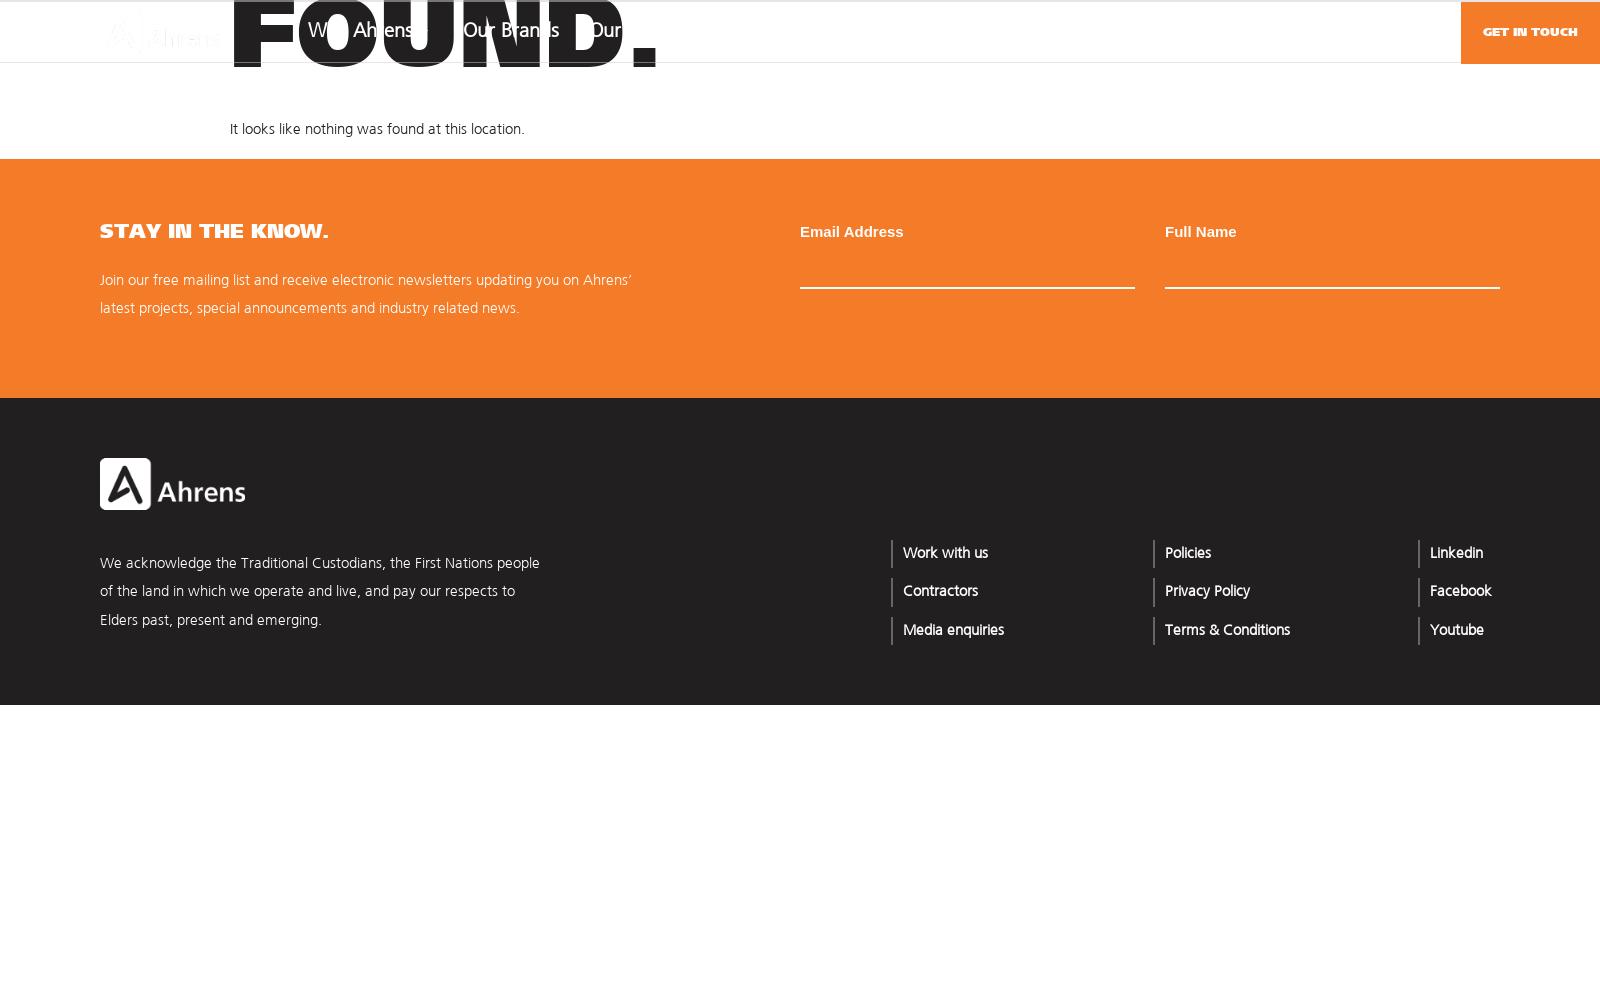  Describe the element at coordinates (1187, 553) in the screenshot. I see `'Policies'` at that location.